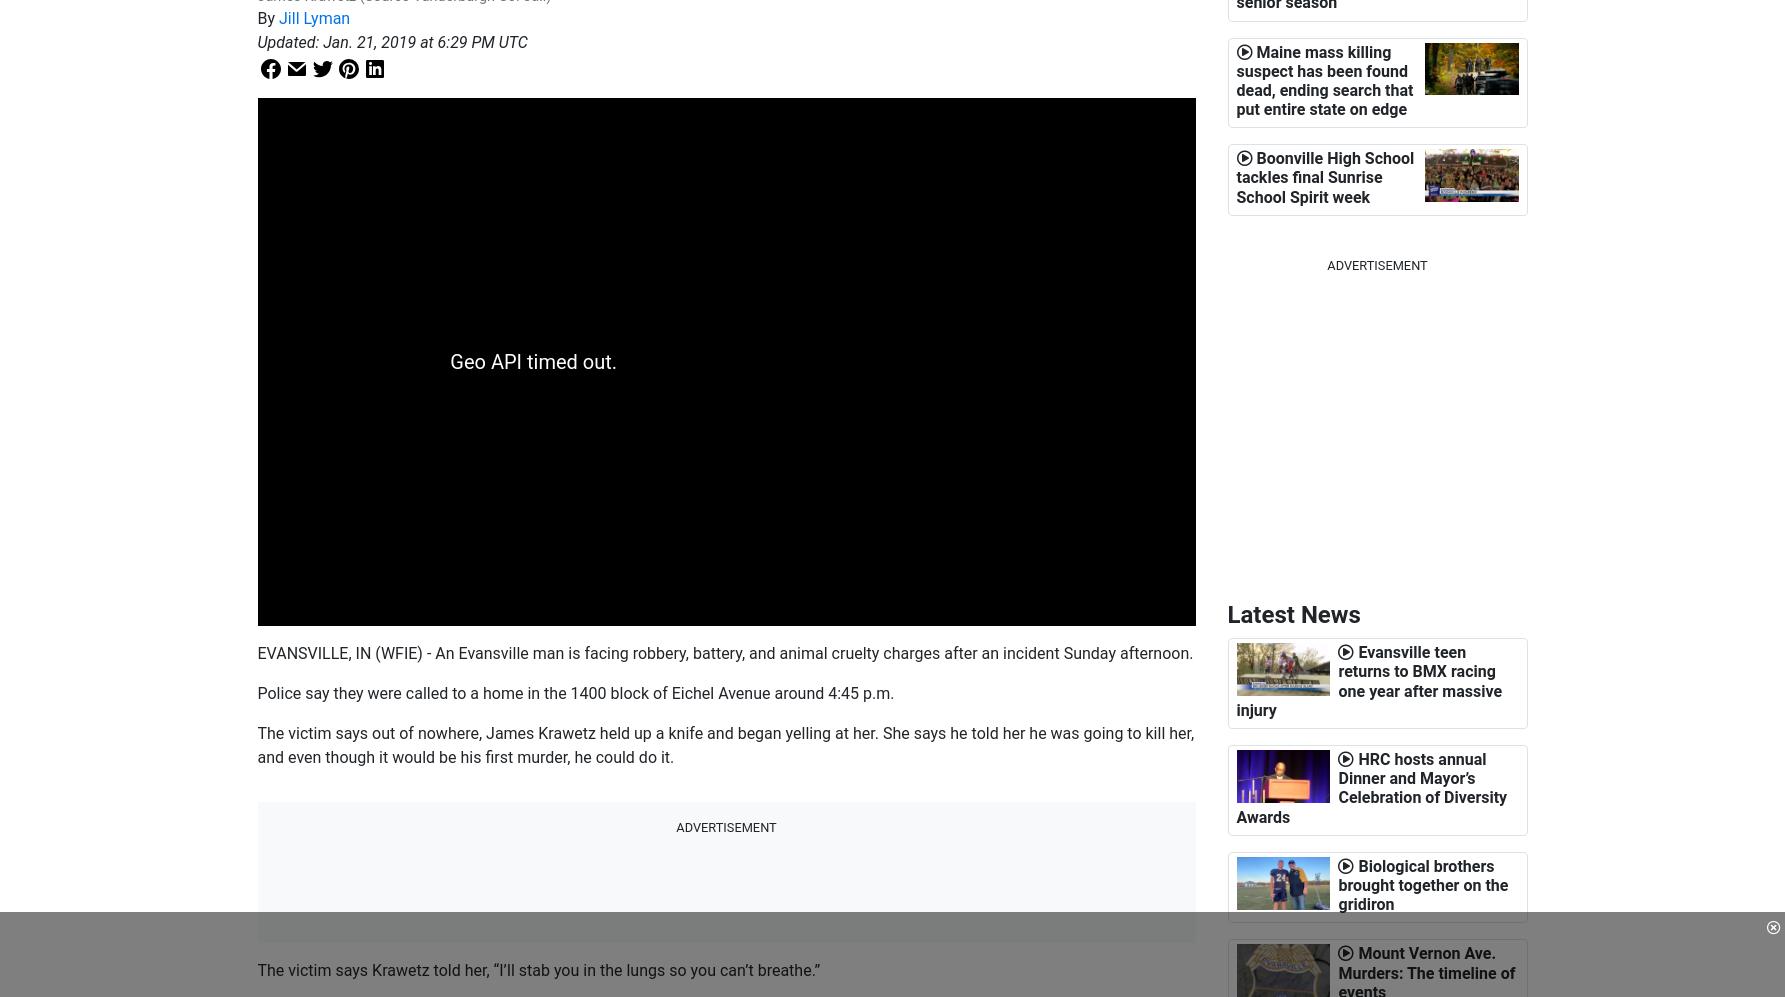  I want to click on 'By', so click(257, 18).